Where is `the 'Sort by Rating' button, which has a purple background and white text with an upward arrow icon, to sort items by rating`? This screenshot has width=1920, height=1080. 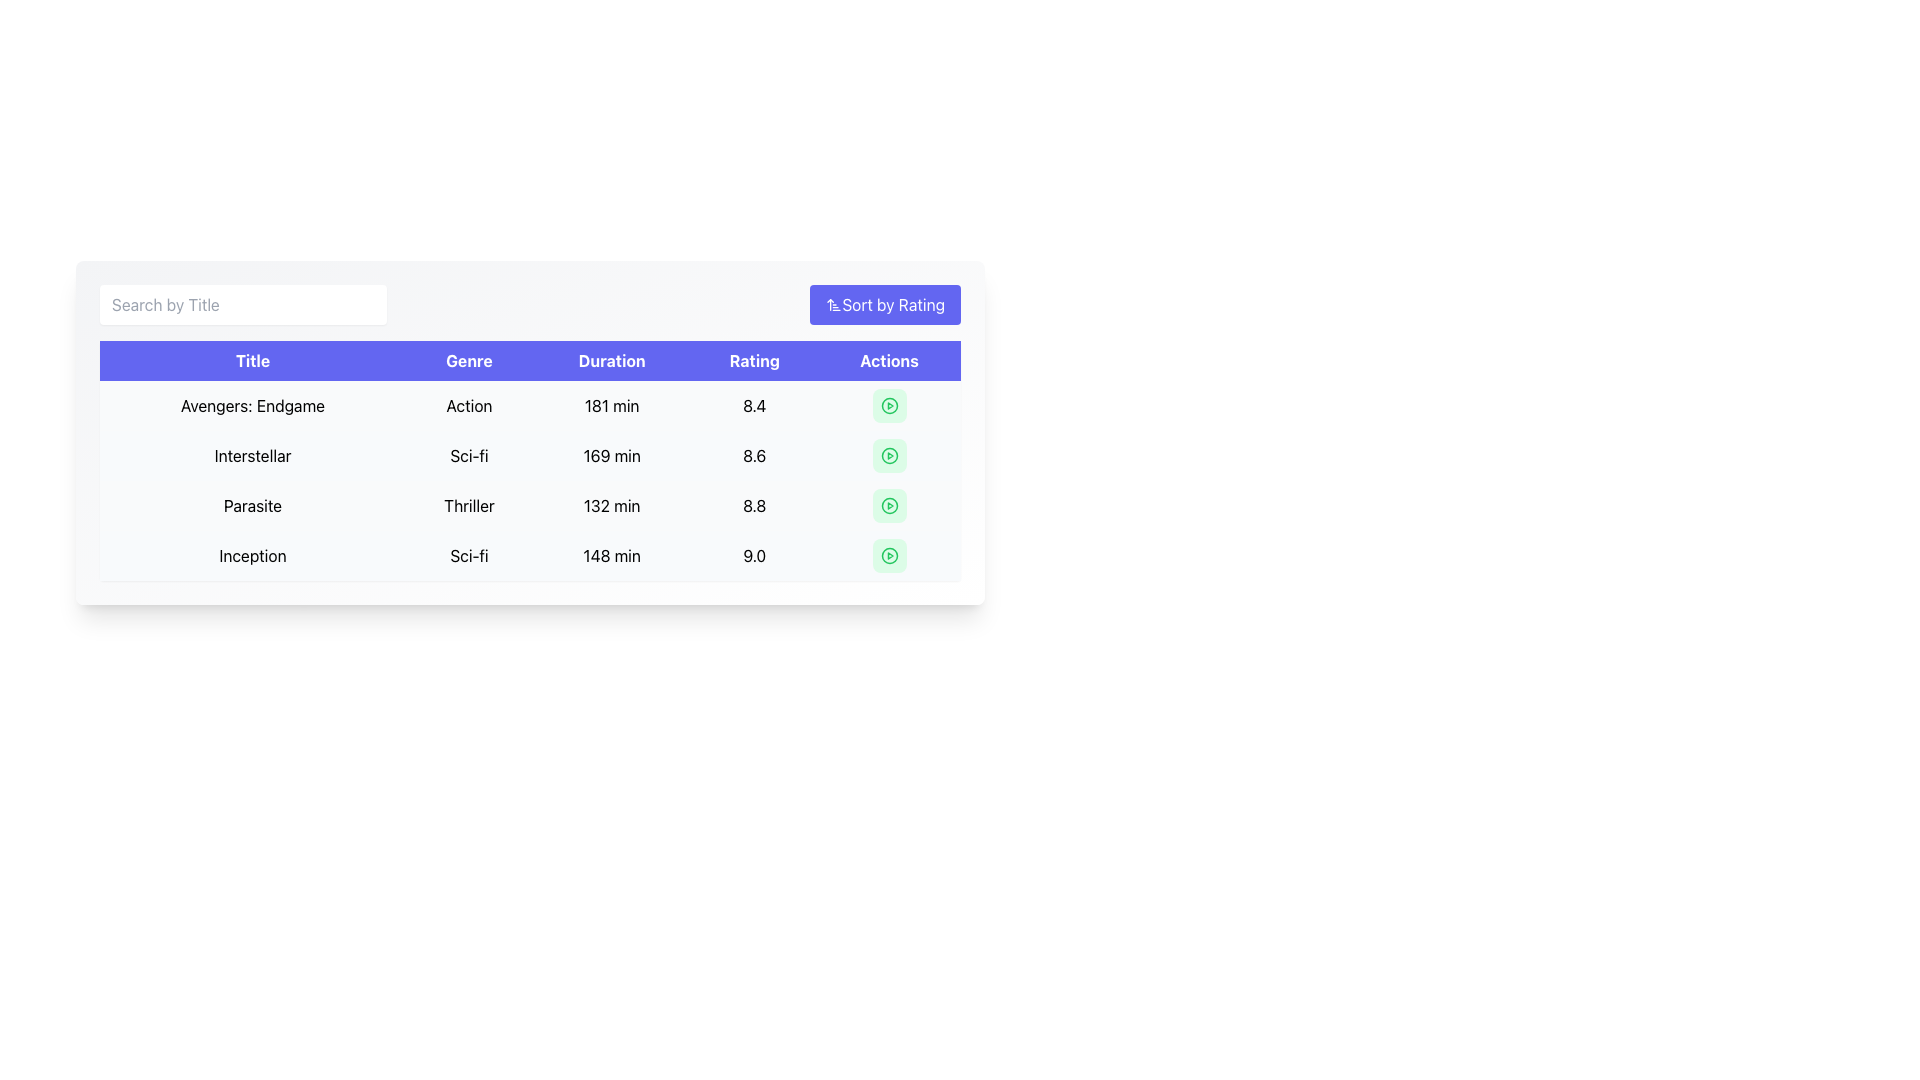 the 'Sort by Rating' button, which has a purple background and white text with an upward arrow icon, to sort items by rating is located at coordinates (884, 304).